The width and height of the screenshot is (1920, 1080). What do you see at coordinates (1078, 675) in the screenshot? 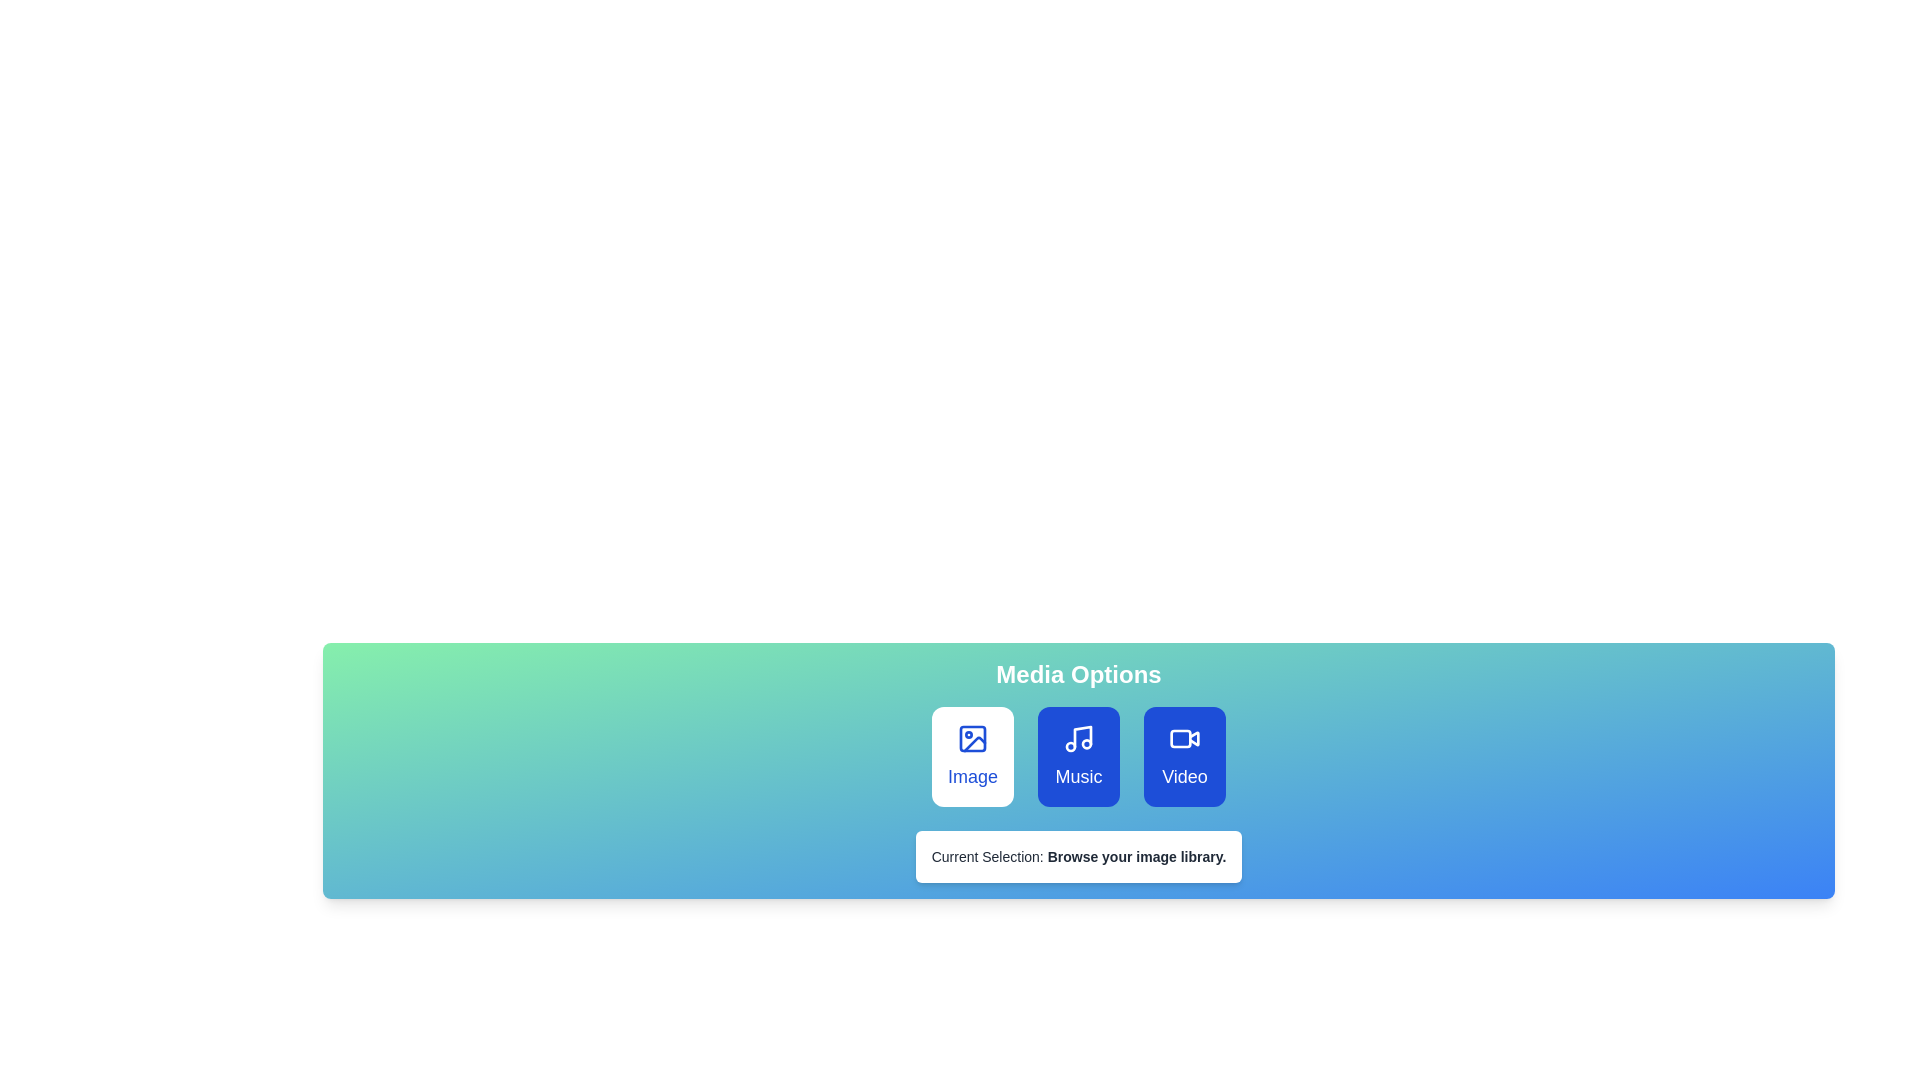
I see `the text header displaying 'Media Options'` at bounding box center [1078, 675].